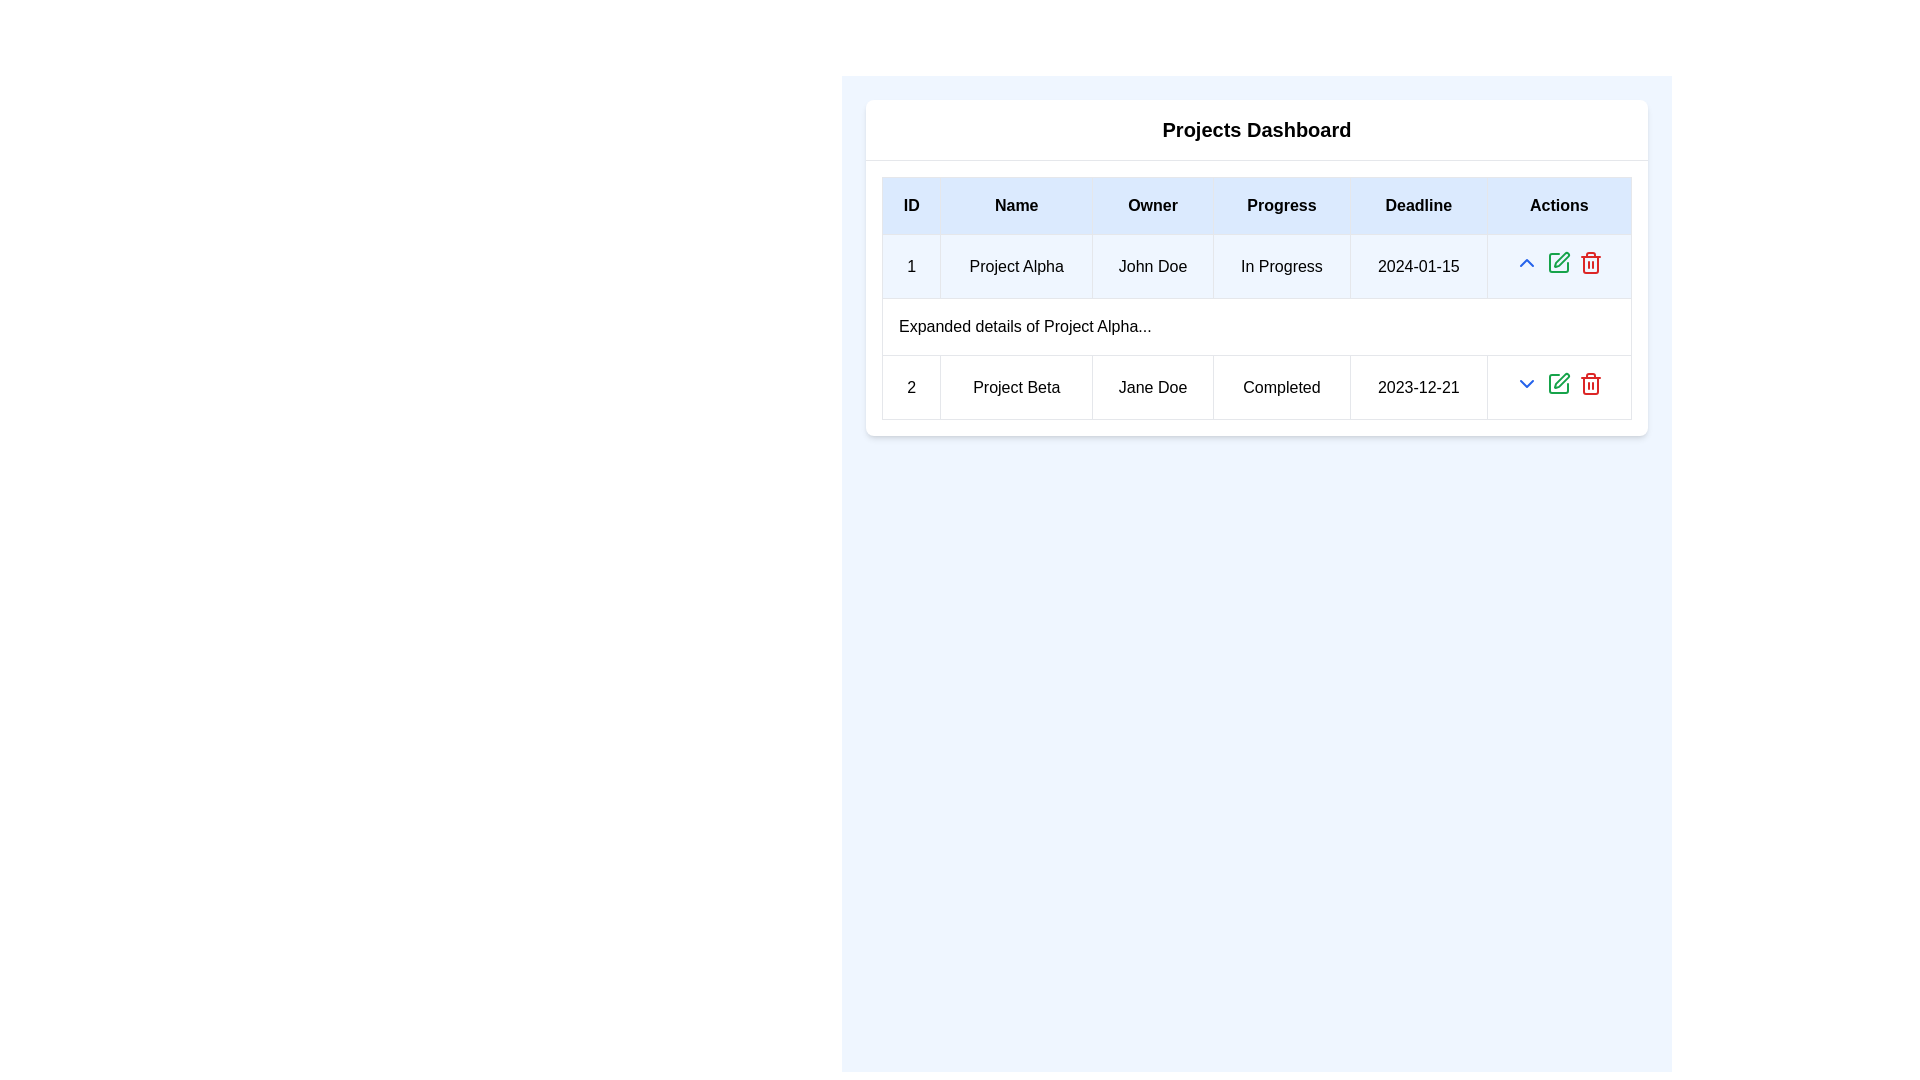 Image resolution: width=1920 pixels, height=1080 pixels. What do you see at coordinates (1153, 205) in the screenshot?
I see `the table header cell representing the owners column, which is the third cell in a horizontal row of six, located between the 'Name' and 'Progress' cells` at bounding box center [1153, 205].